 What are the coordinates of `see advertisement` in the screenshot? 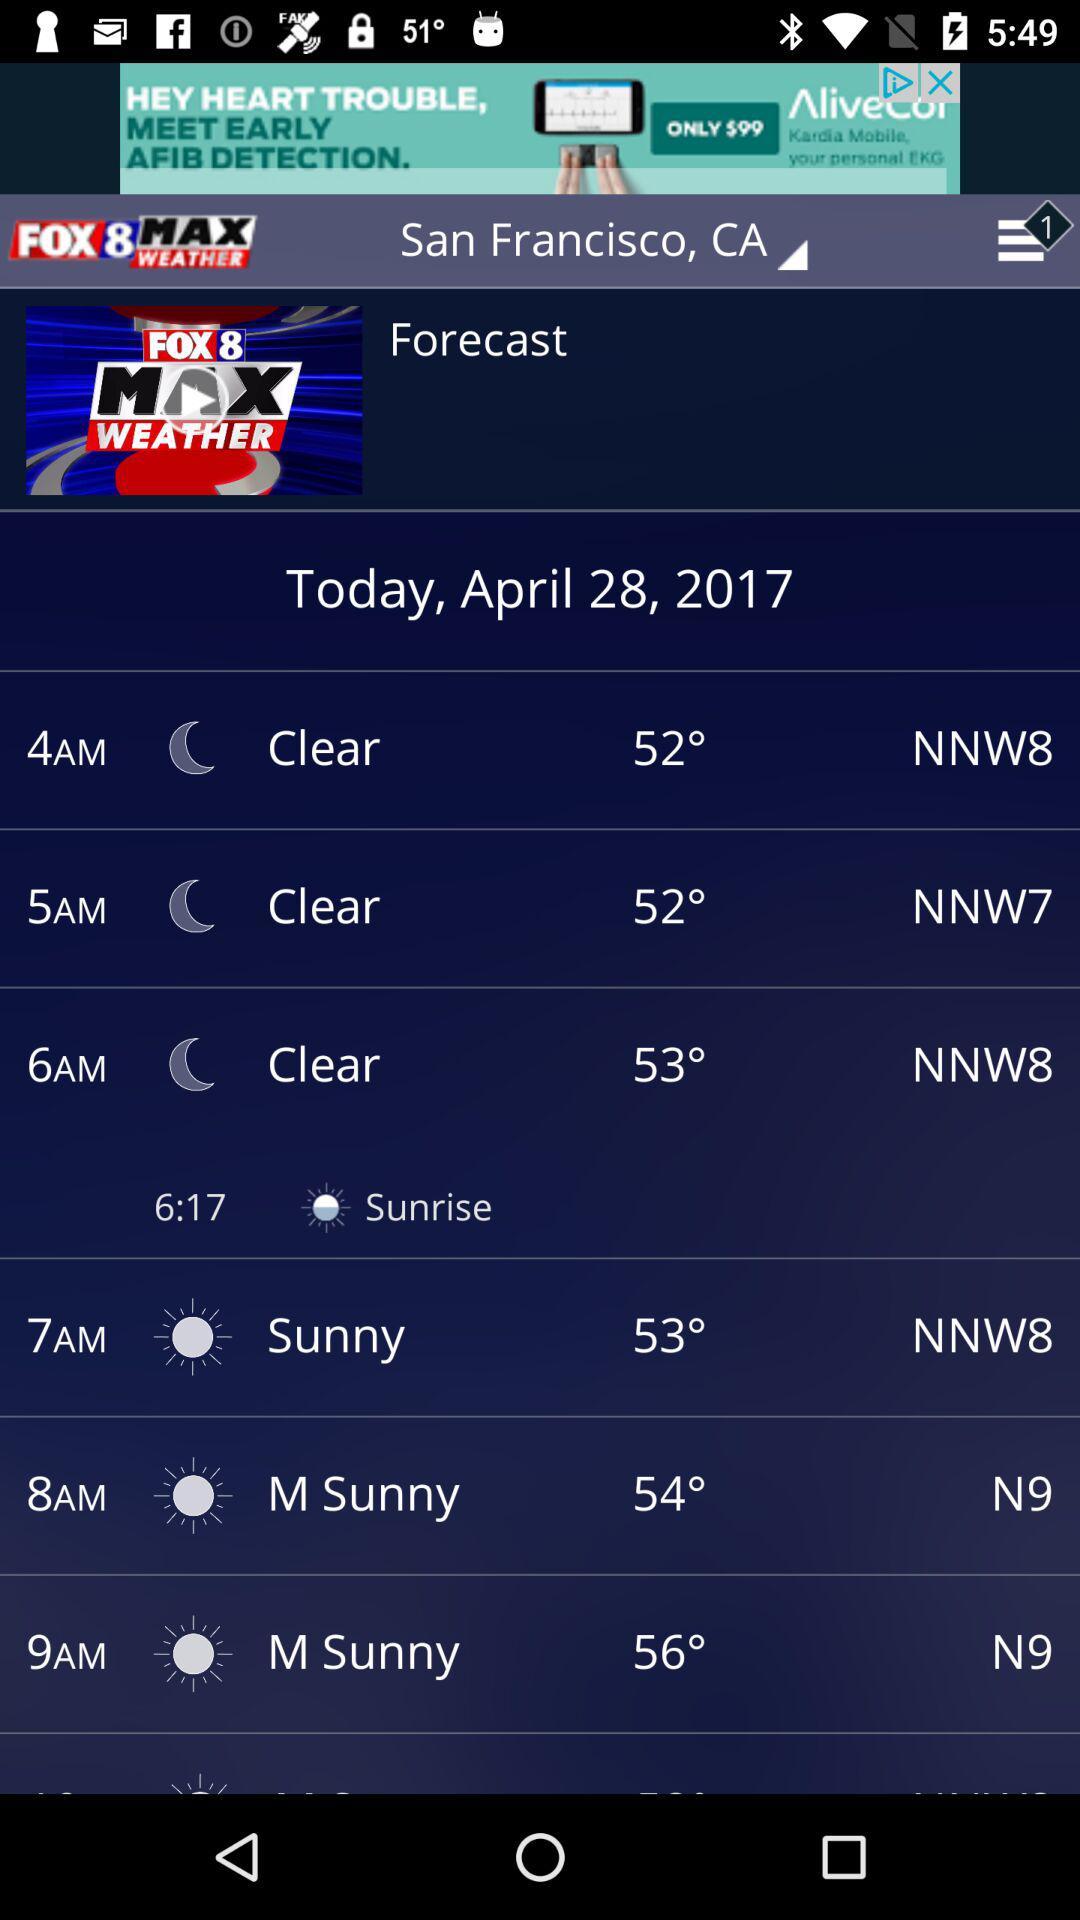 It's located at (540, 127).